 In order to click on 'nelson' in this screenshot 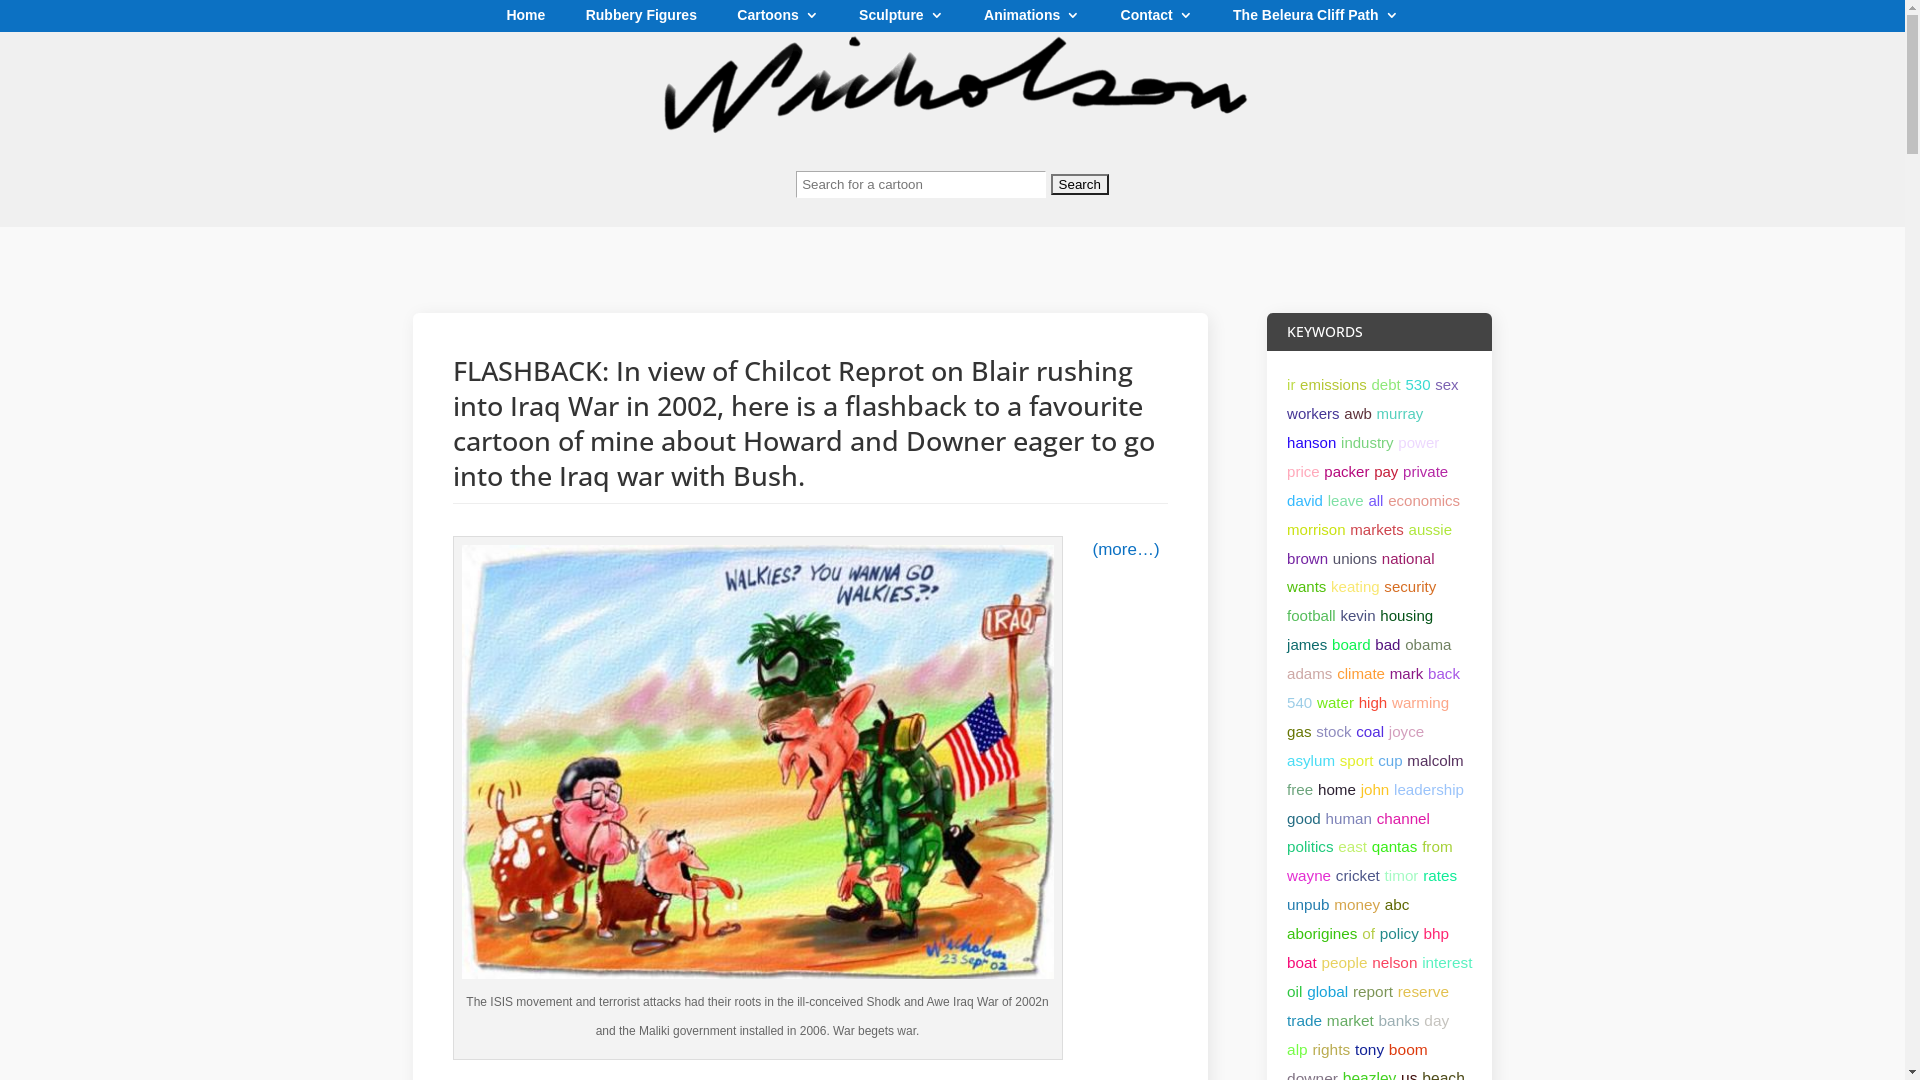, I will do `click(1371, 961)`.